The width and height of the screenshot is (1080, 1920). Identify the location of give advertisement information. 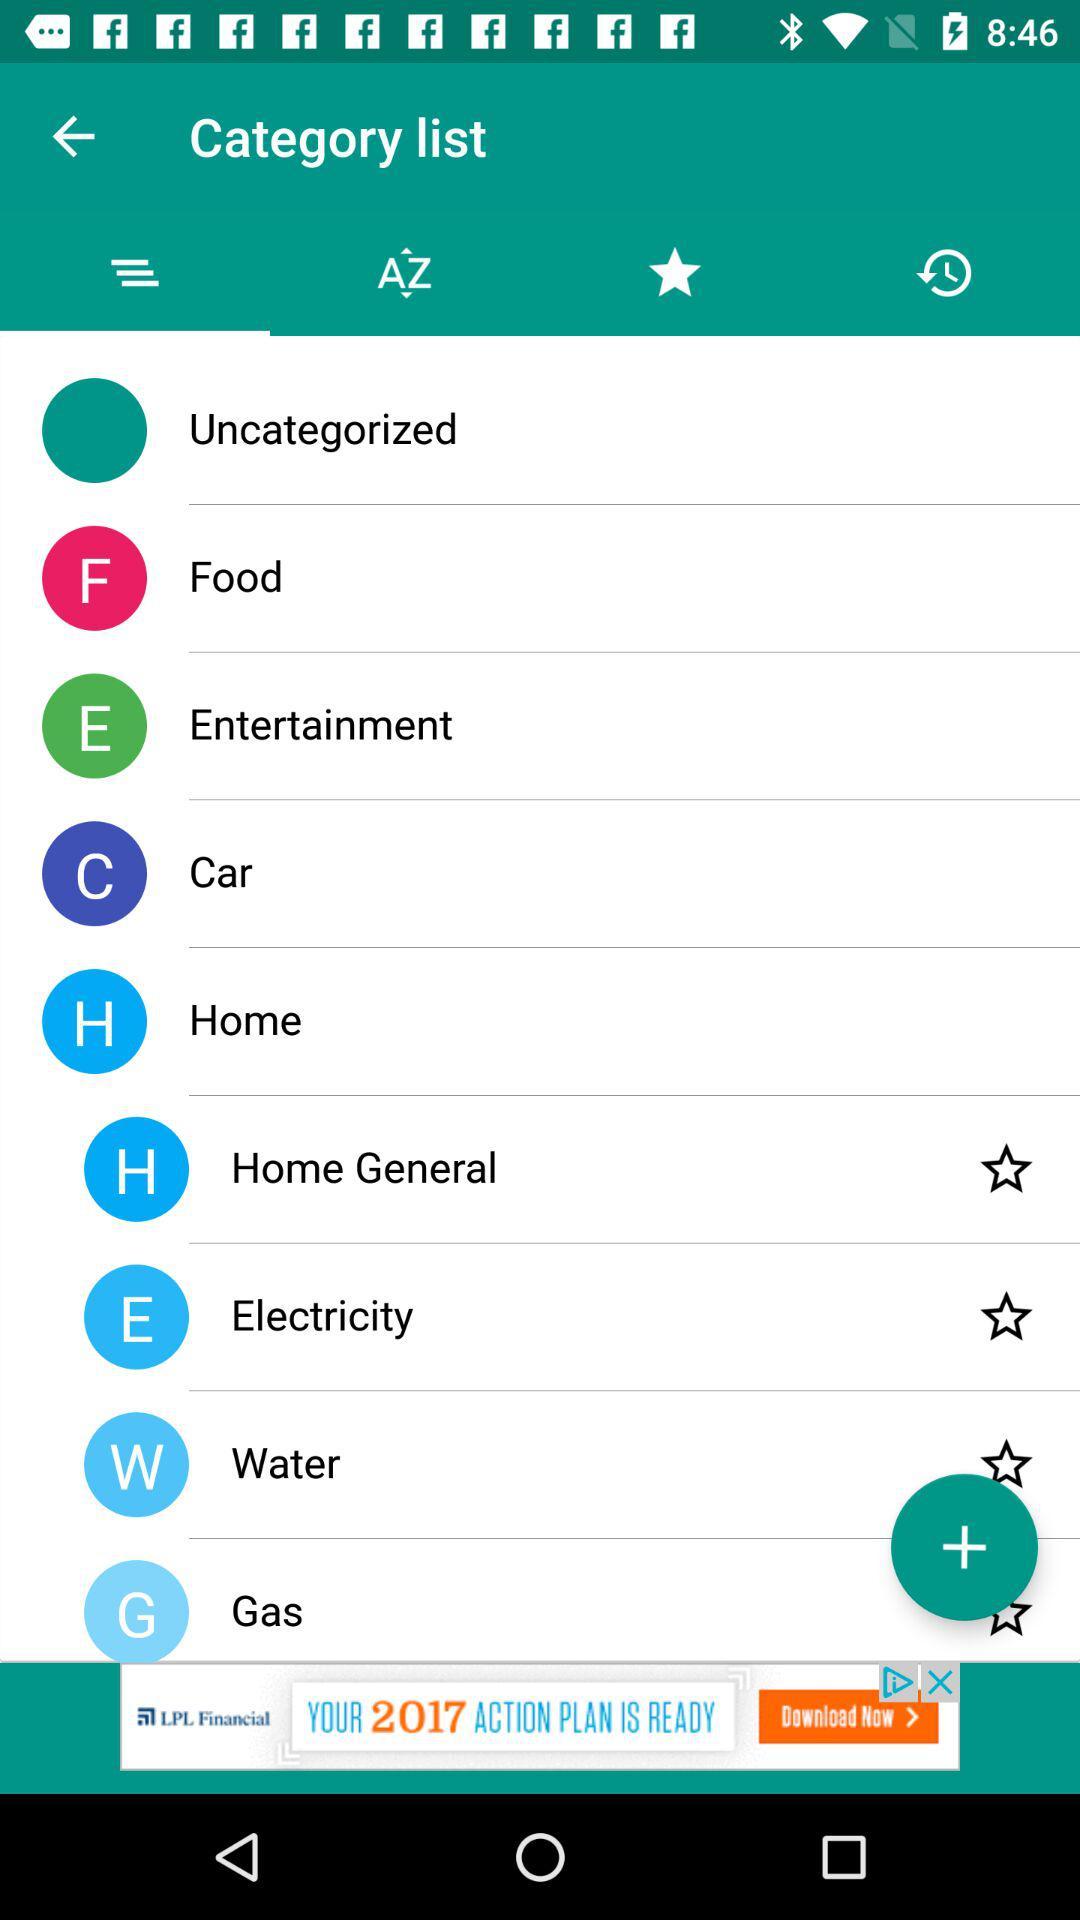
(540, 1727).